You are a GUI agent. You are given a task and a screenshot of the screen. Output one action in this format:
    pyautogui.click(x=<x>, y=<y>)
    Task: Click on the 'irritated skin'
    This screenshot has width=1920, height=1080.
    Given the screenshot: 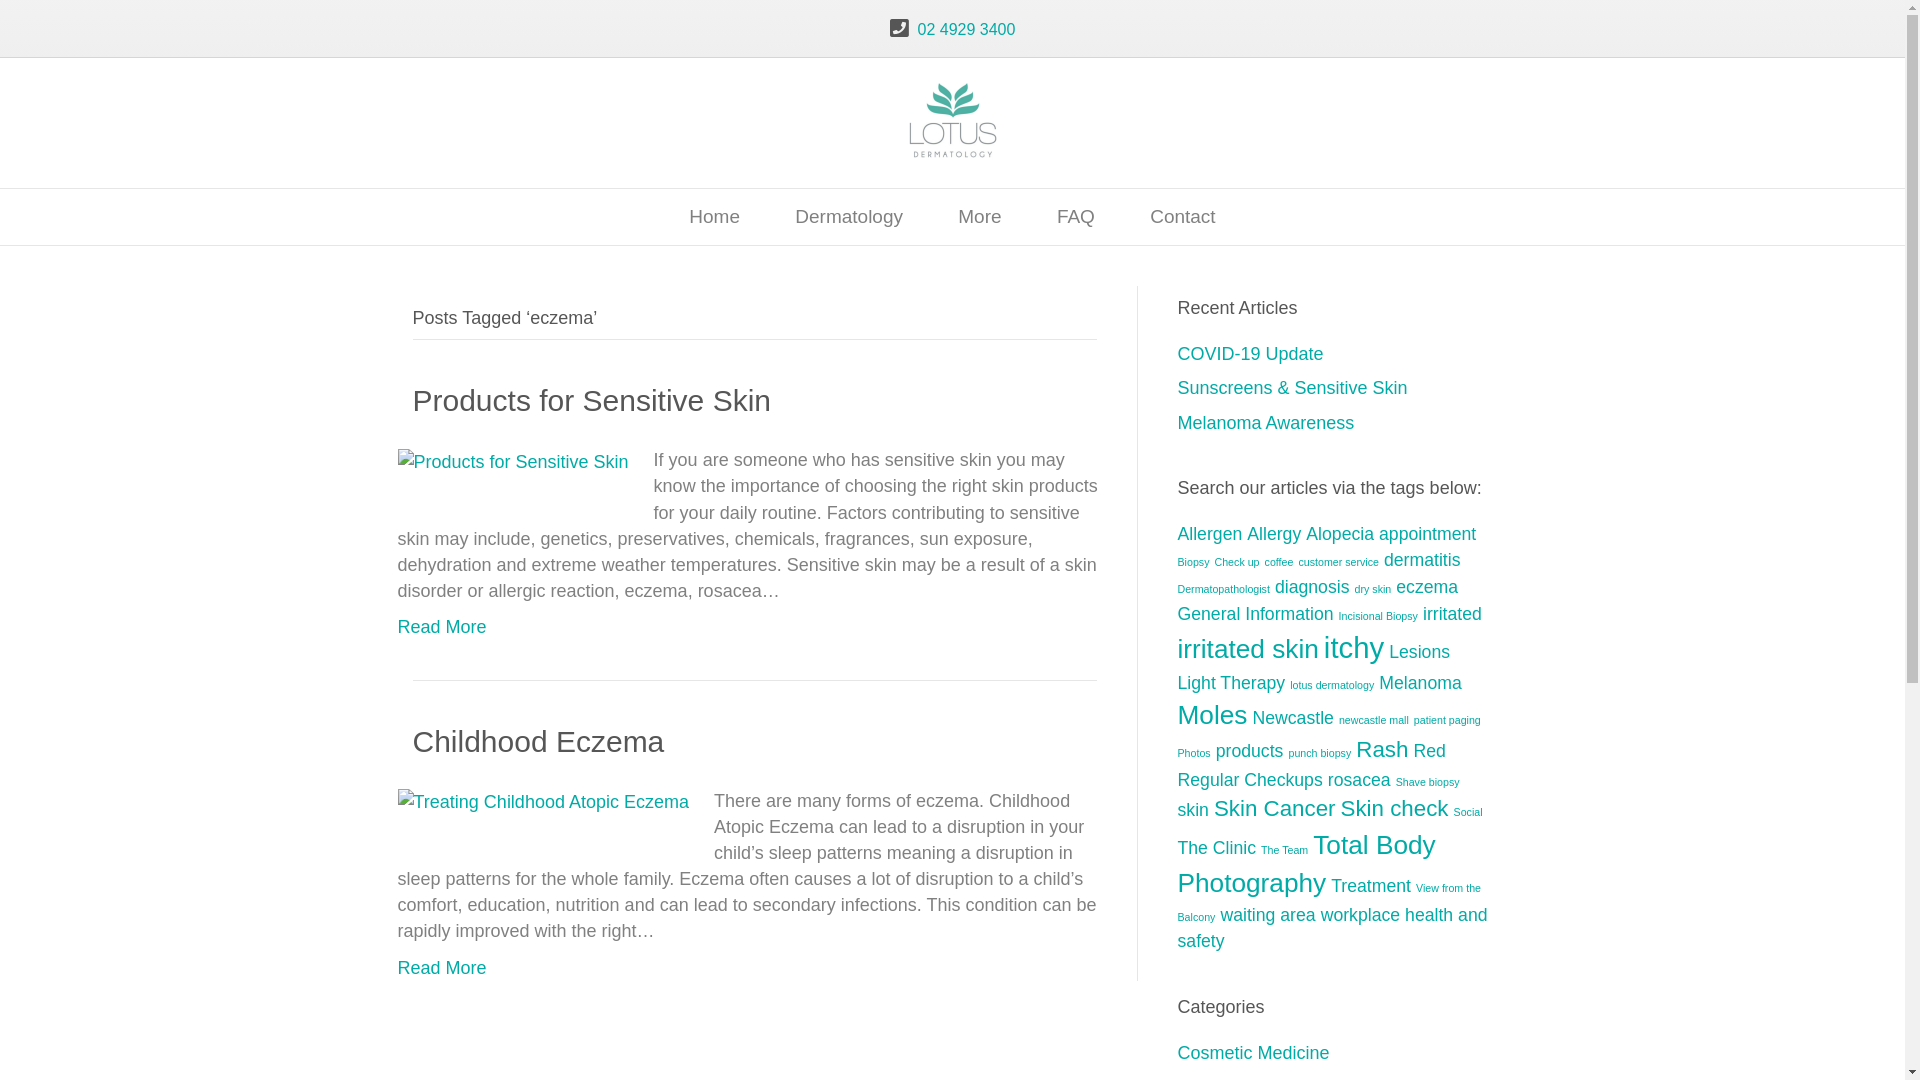 What is the action you would take?
    pyautogui.click(x=1247, y=648)
    